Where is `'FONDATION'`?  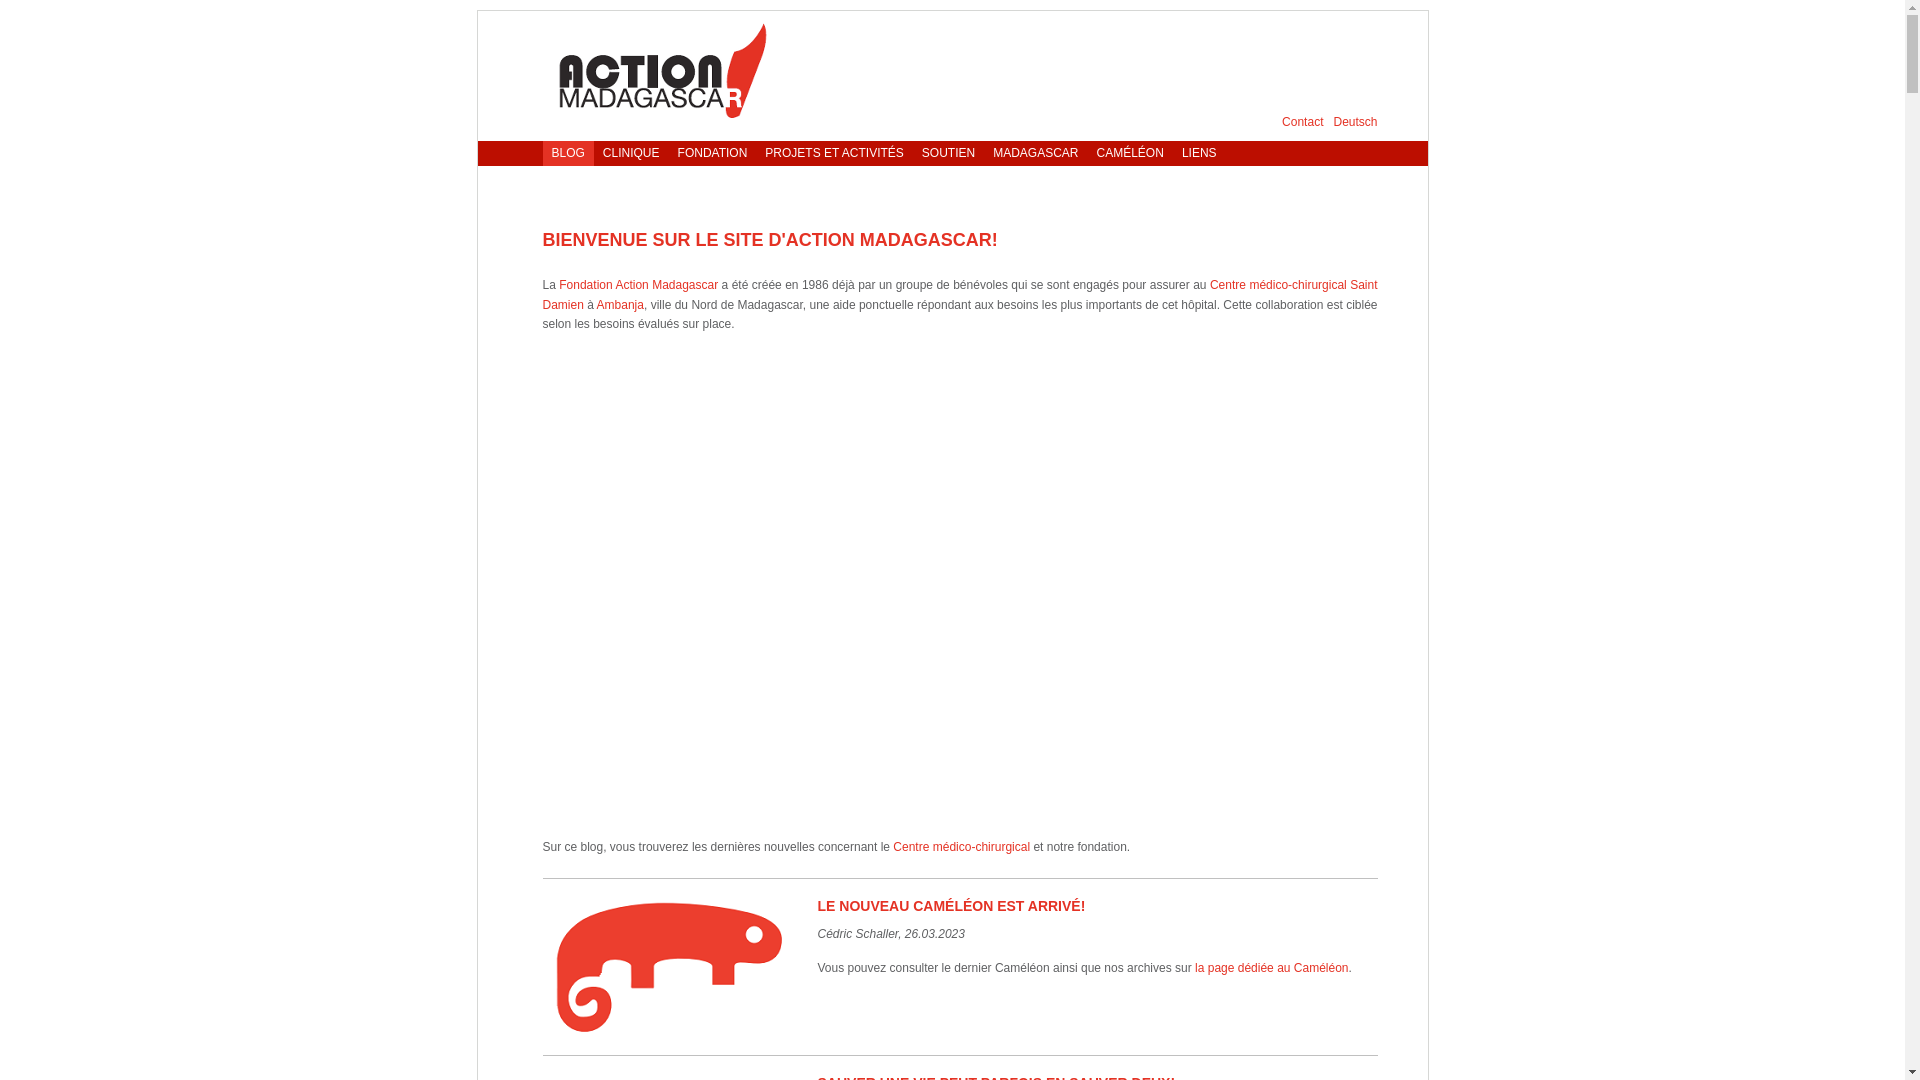
'FONDATION' is located at coordinates (713, 152).